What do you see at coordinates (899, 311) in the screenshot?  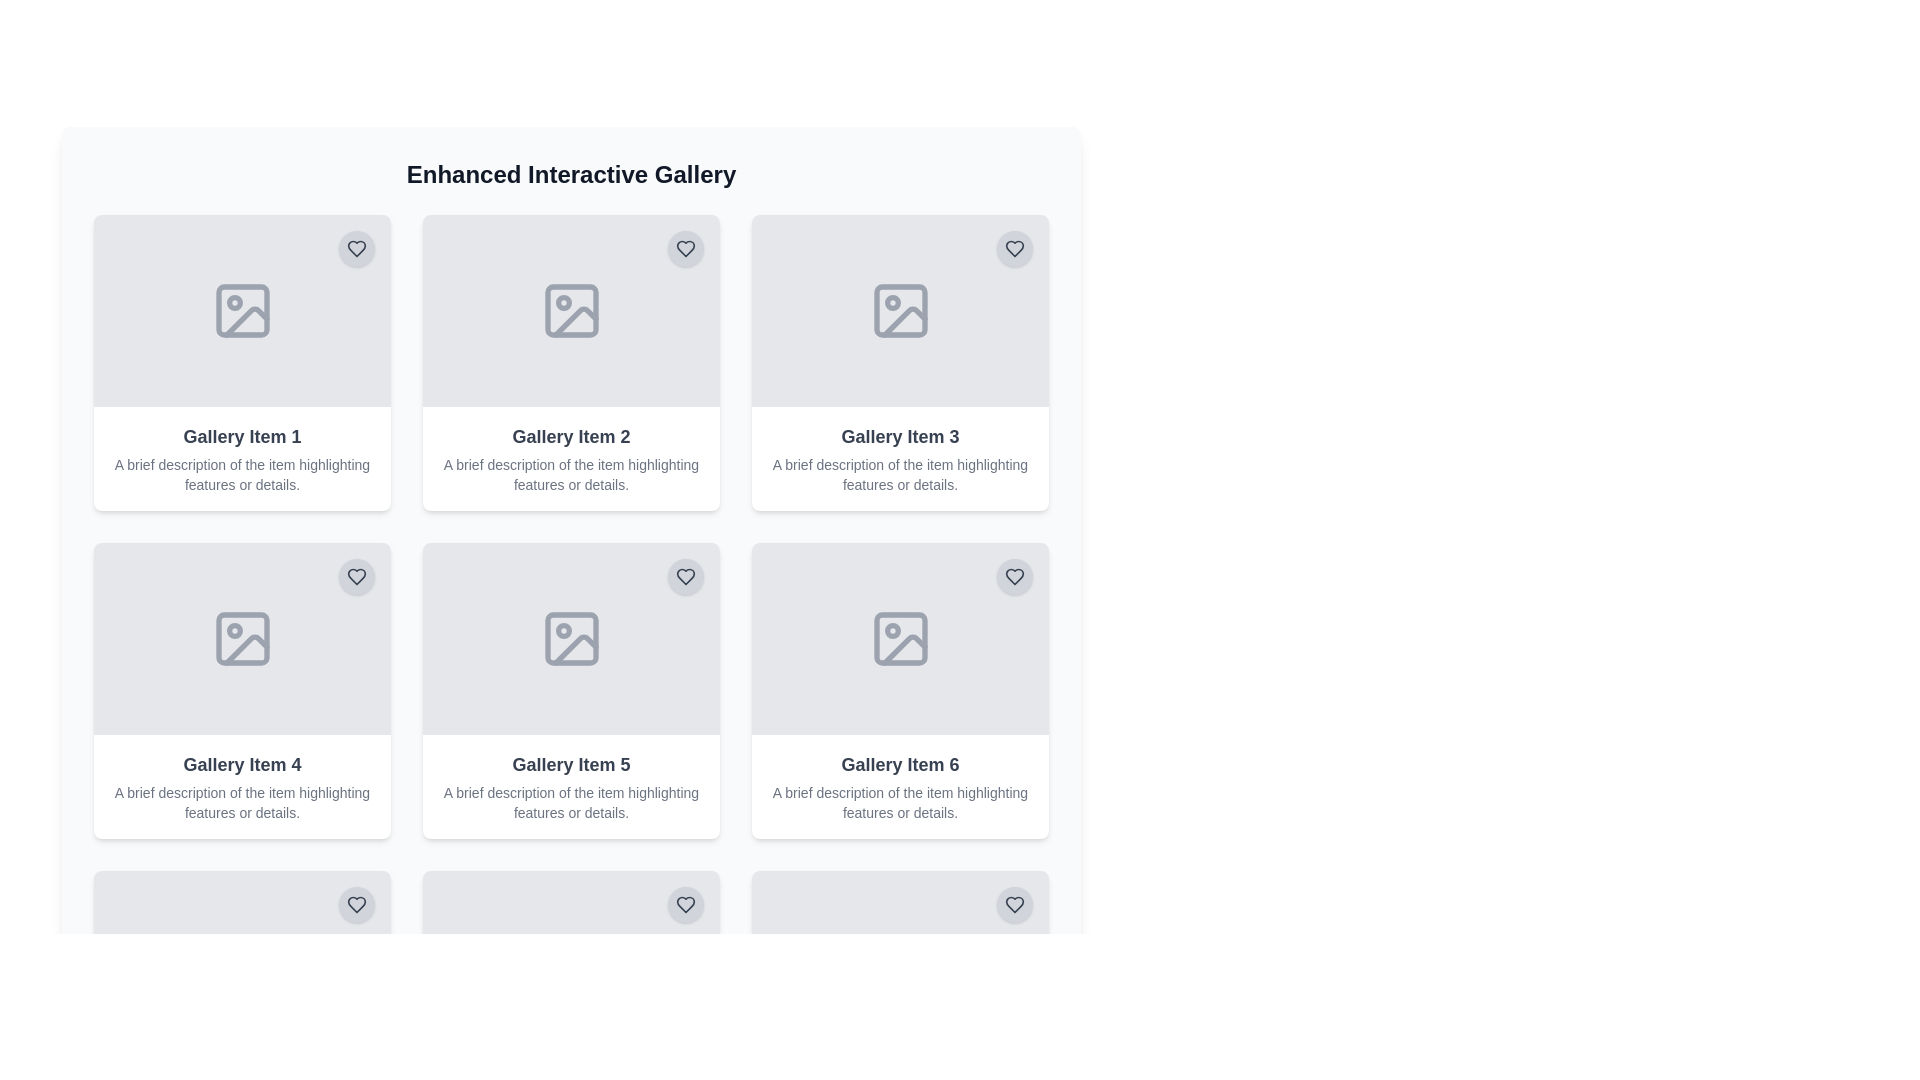 I see `the decorative outline component, which is a square outline with rounded corners, part of the icon for 'Gallery Item 3'` at bounding box center [899, 311].